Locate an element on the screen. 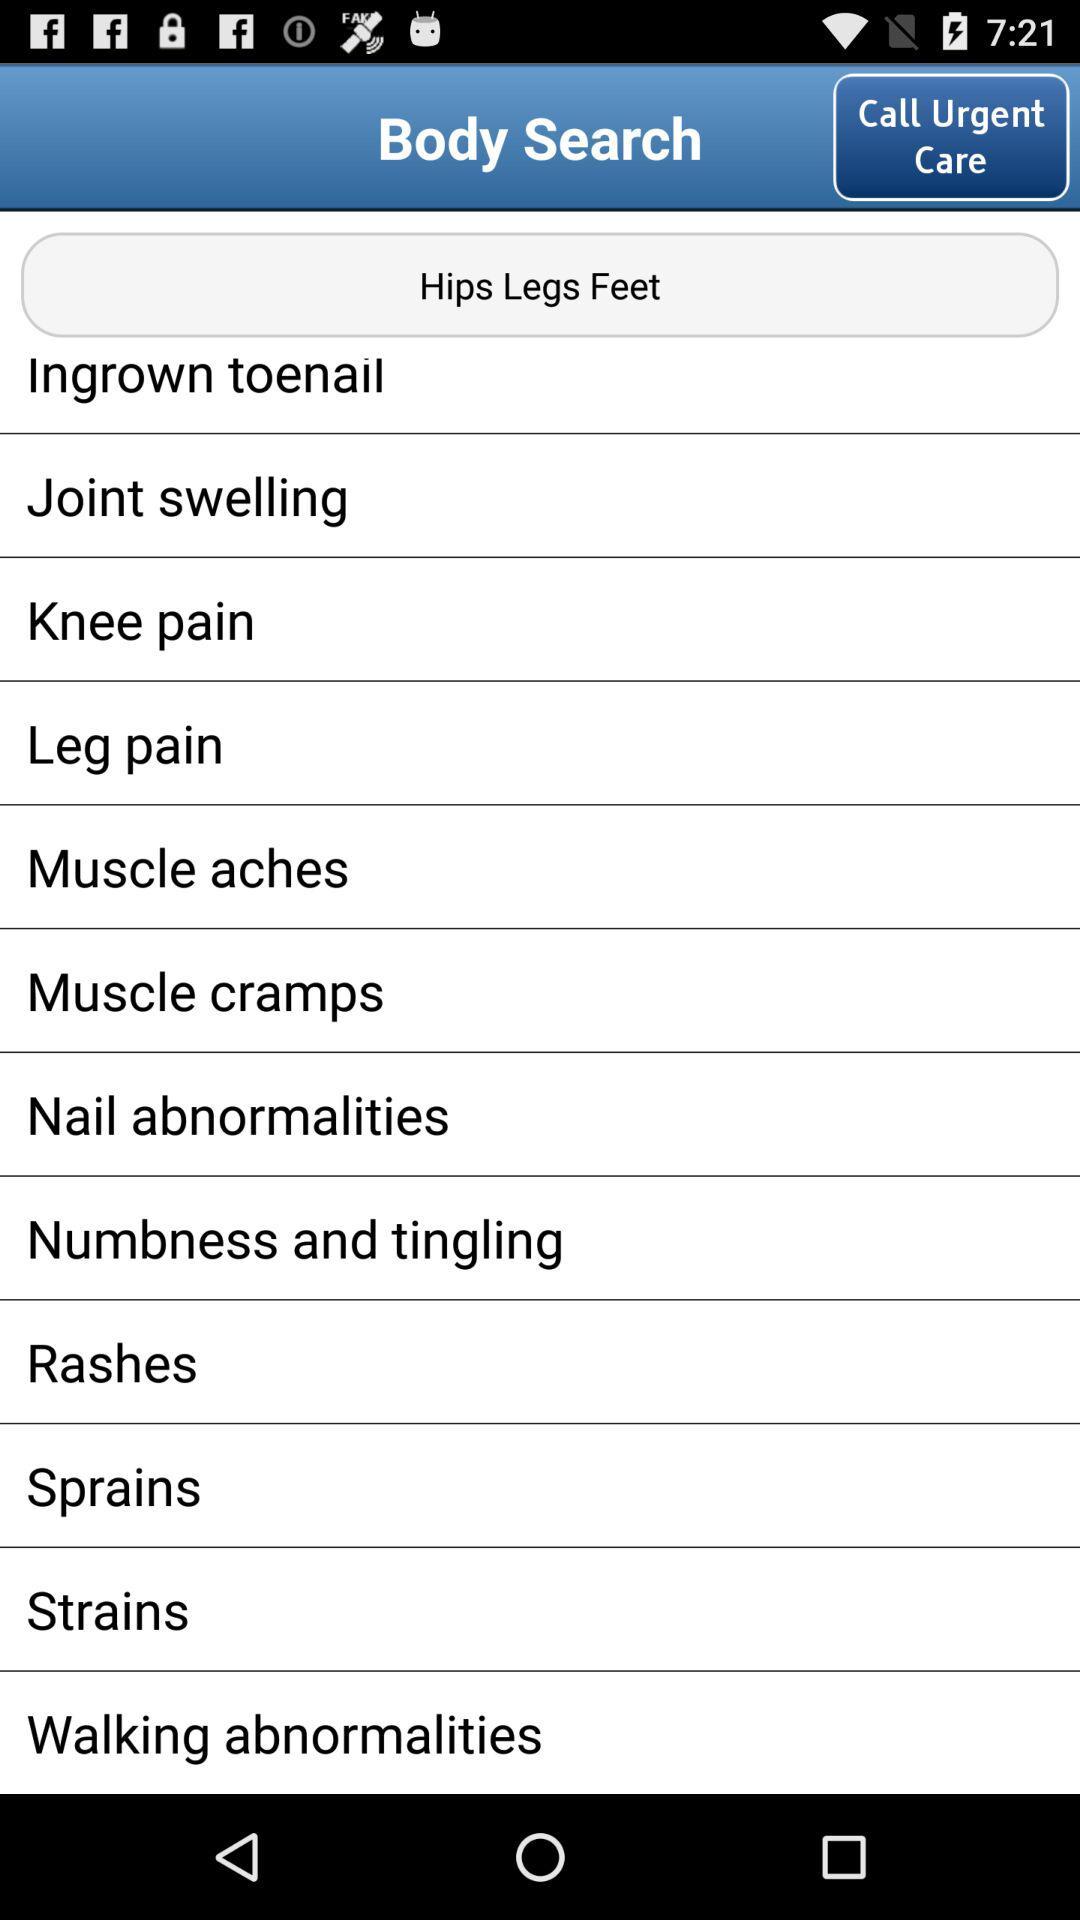  the call urgent care is located at coordinates (950, 136).